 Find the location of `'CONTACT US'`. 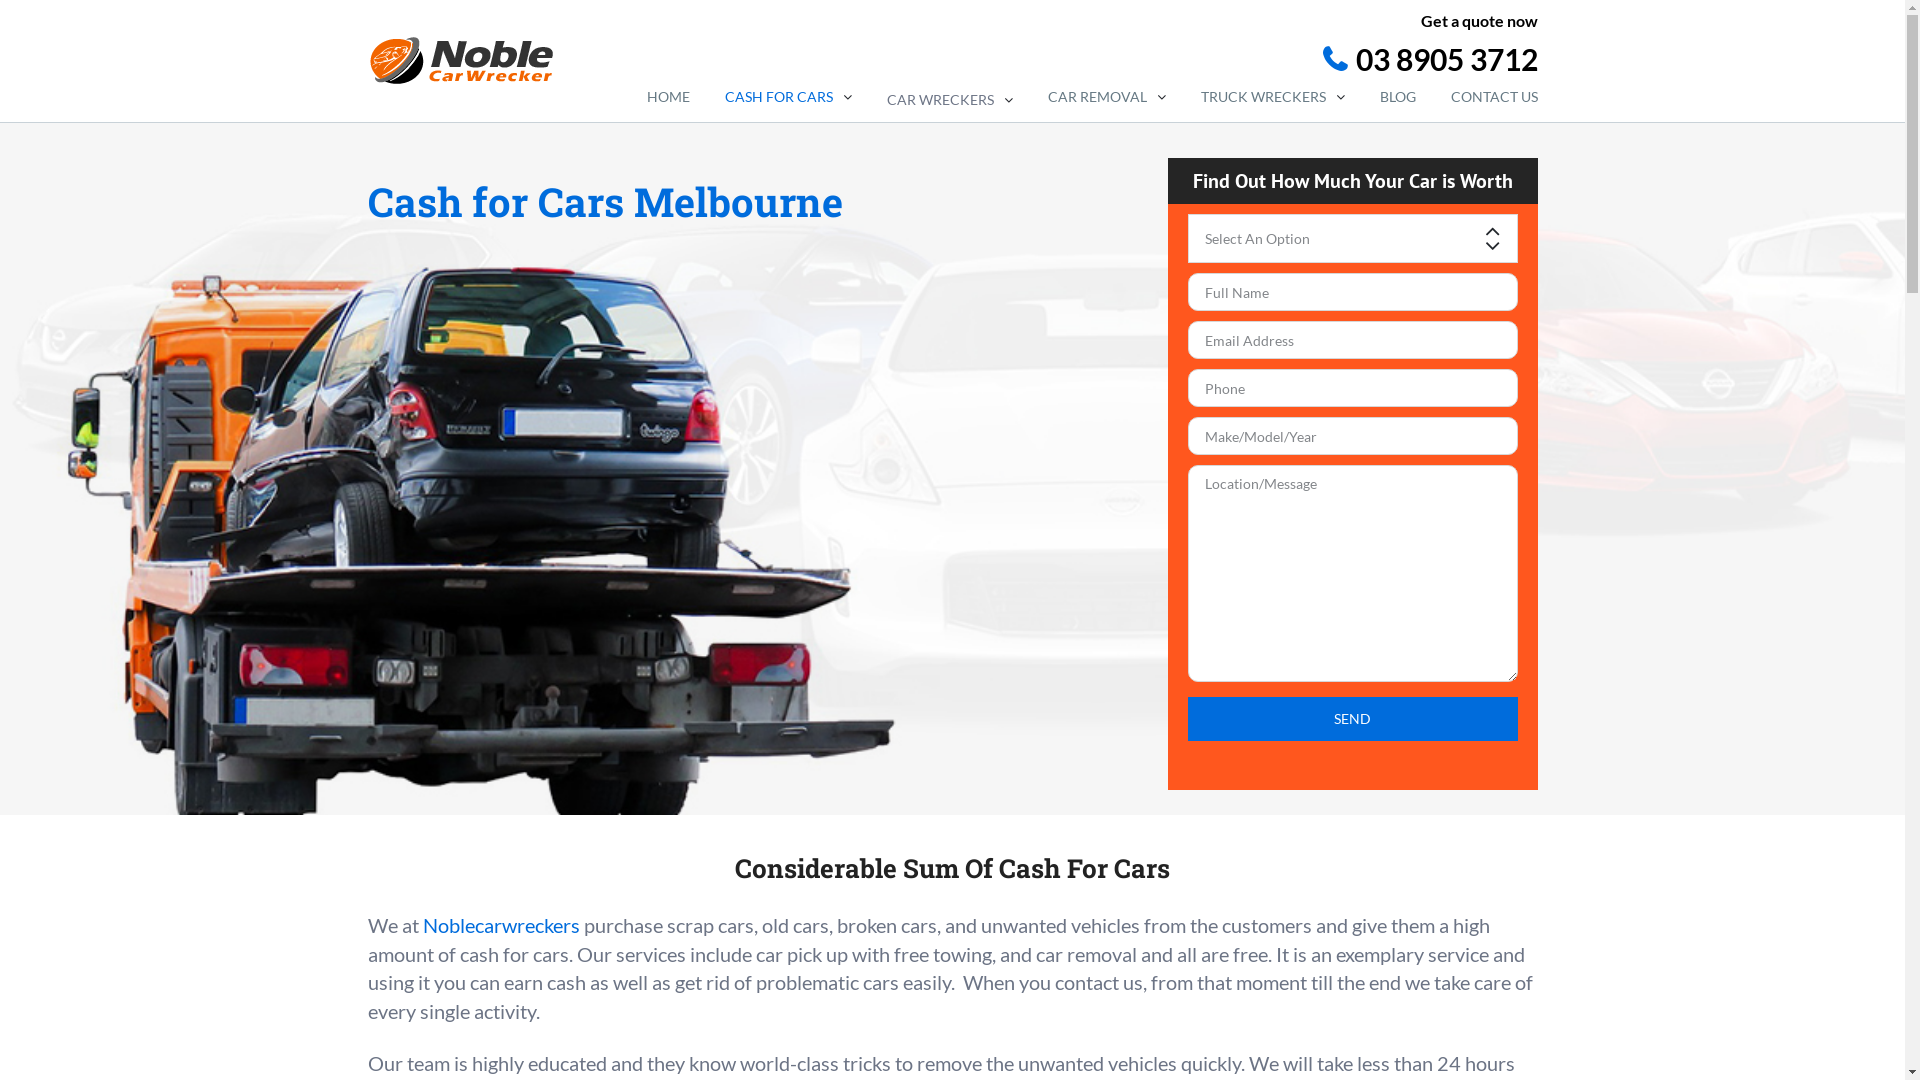

'CONTACT US' is located at coordinates (1449, 96).